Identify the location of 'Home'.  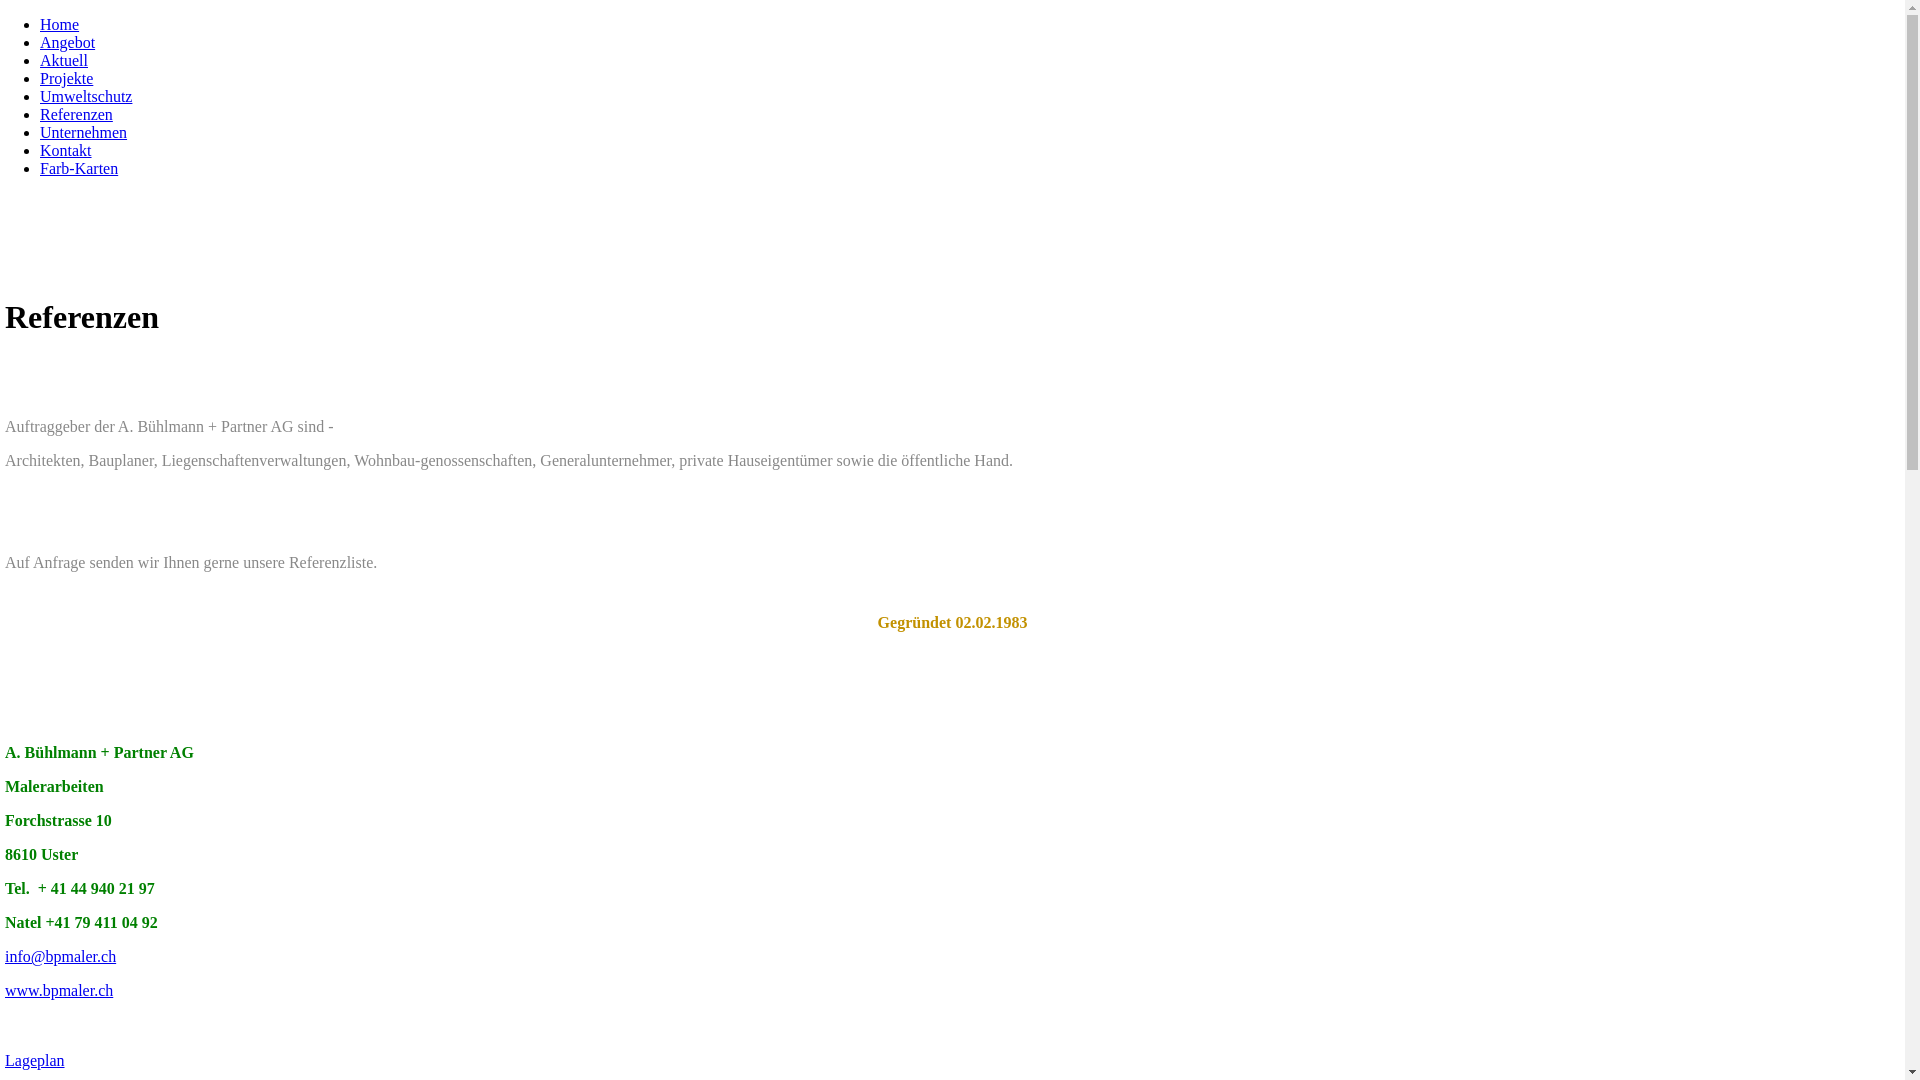
(59, 24).